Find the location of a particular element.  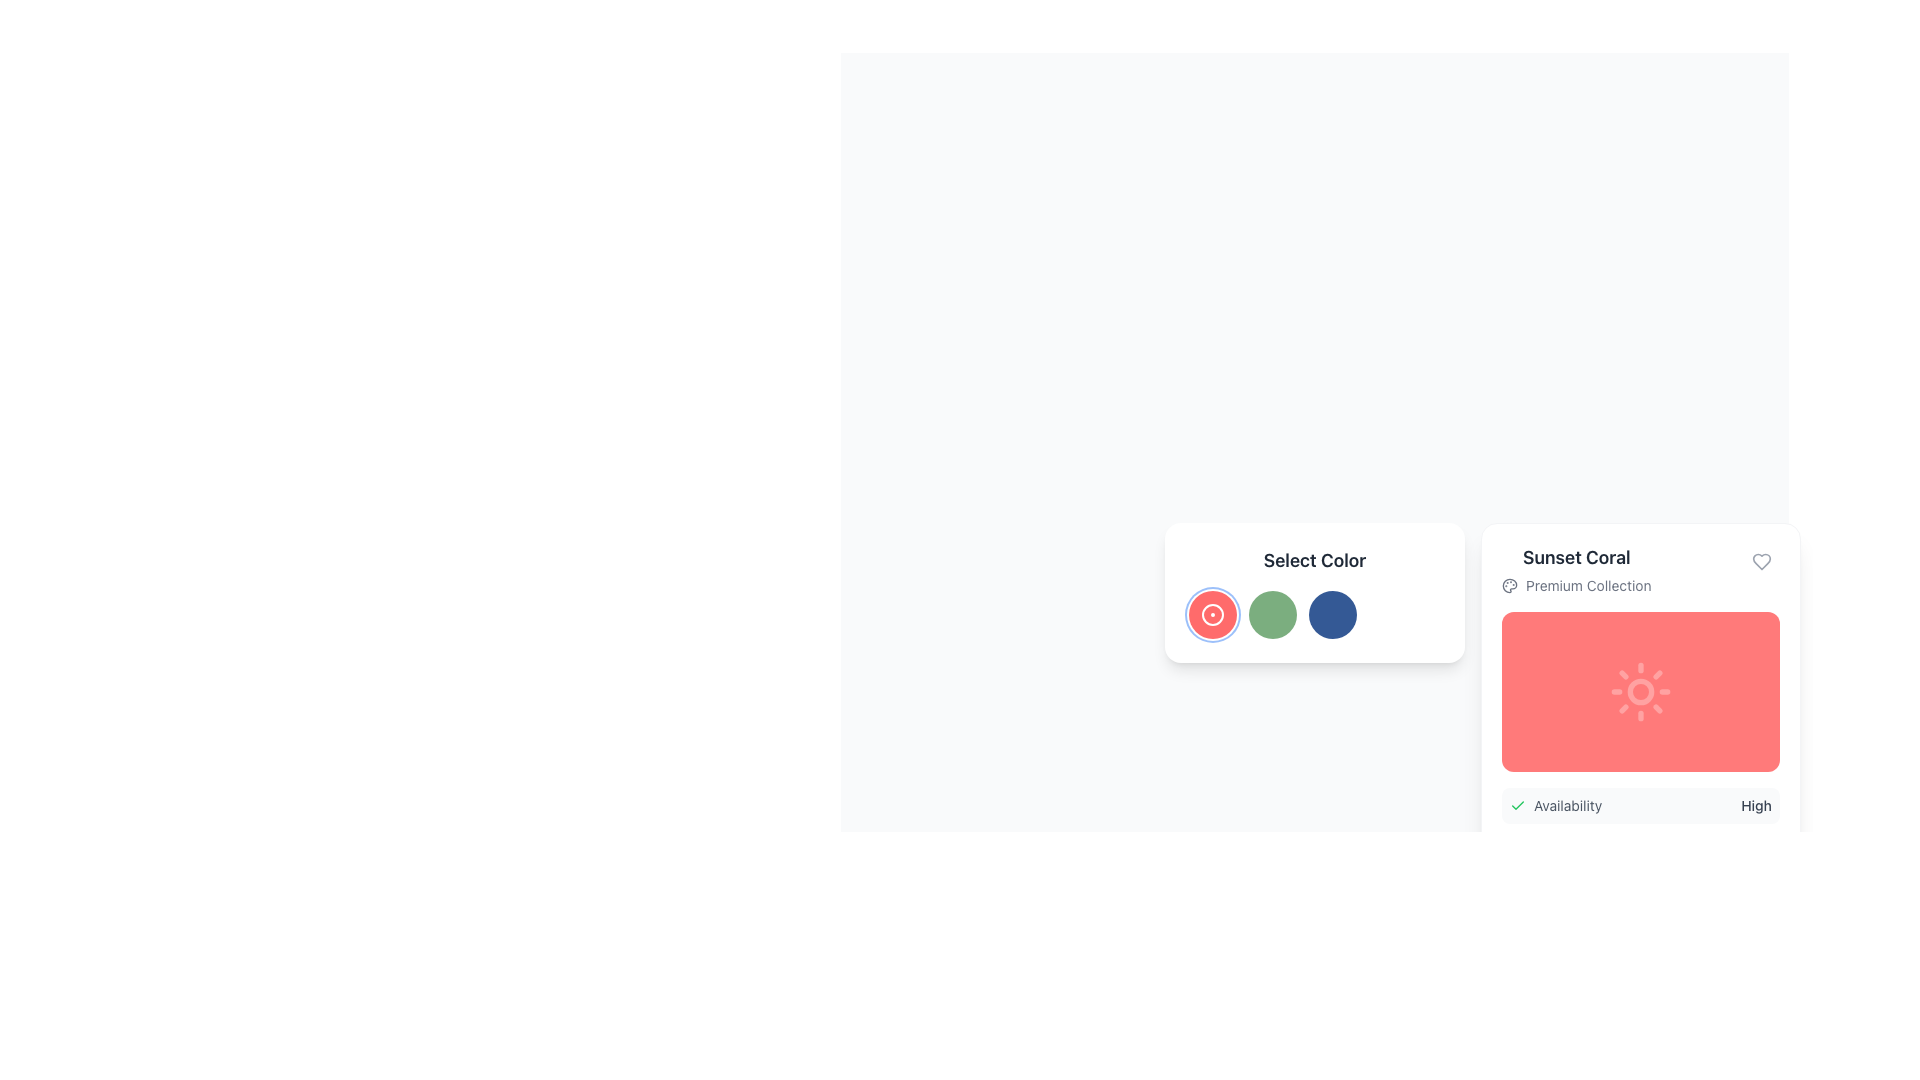

the 'Select Color' text label displayed in bold typography with a gray font color, which is centrally located above a row of colored circles is located at coordinates (1315, 560).